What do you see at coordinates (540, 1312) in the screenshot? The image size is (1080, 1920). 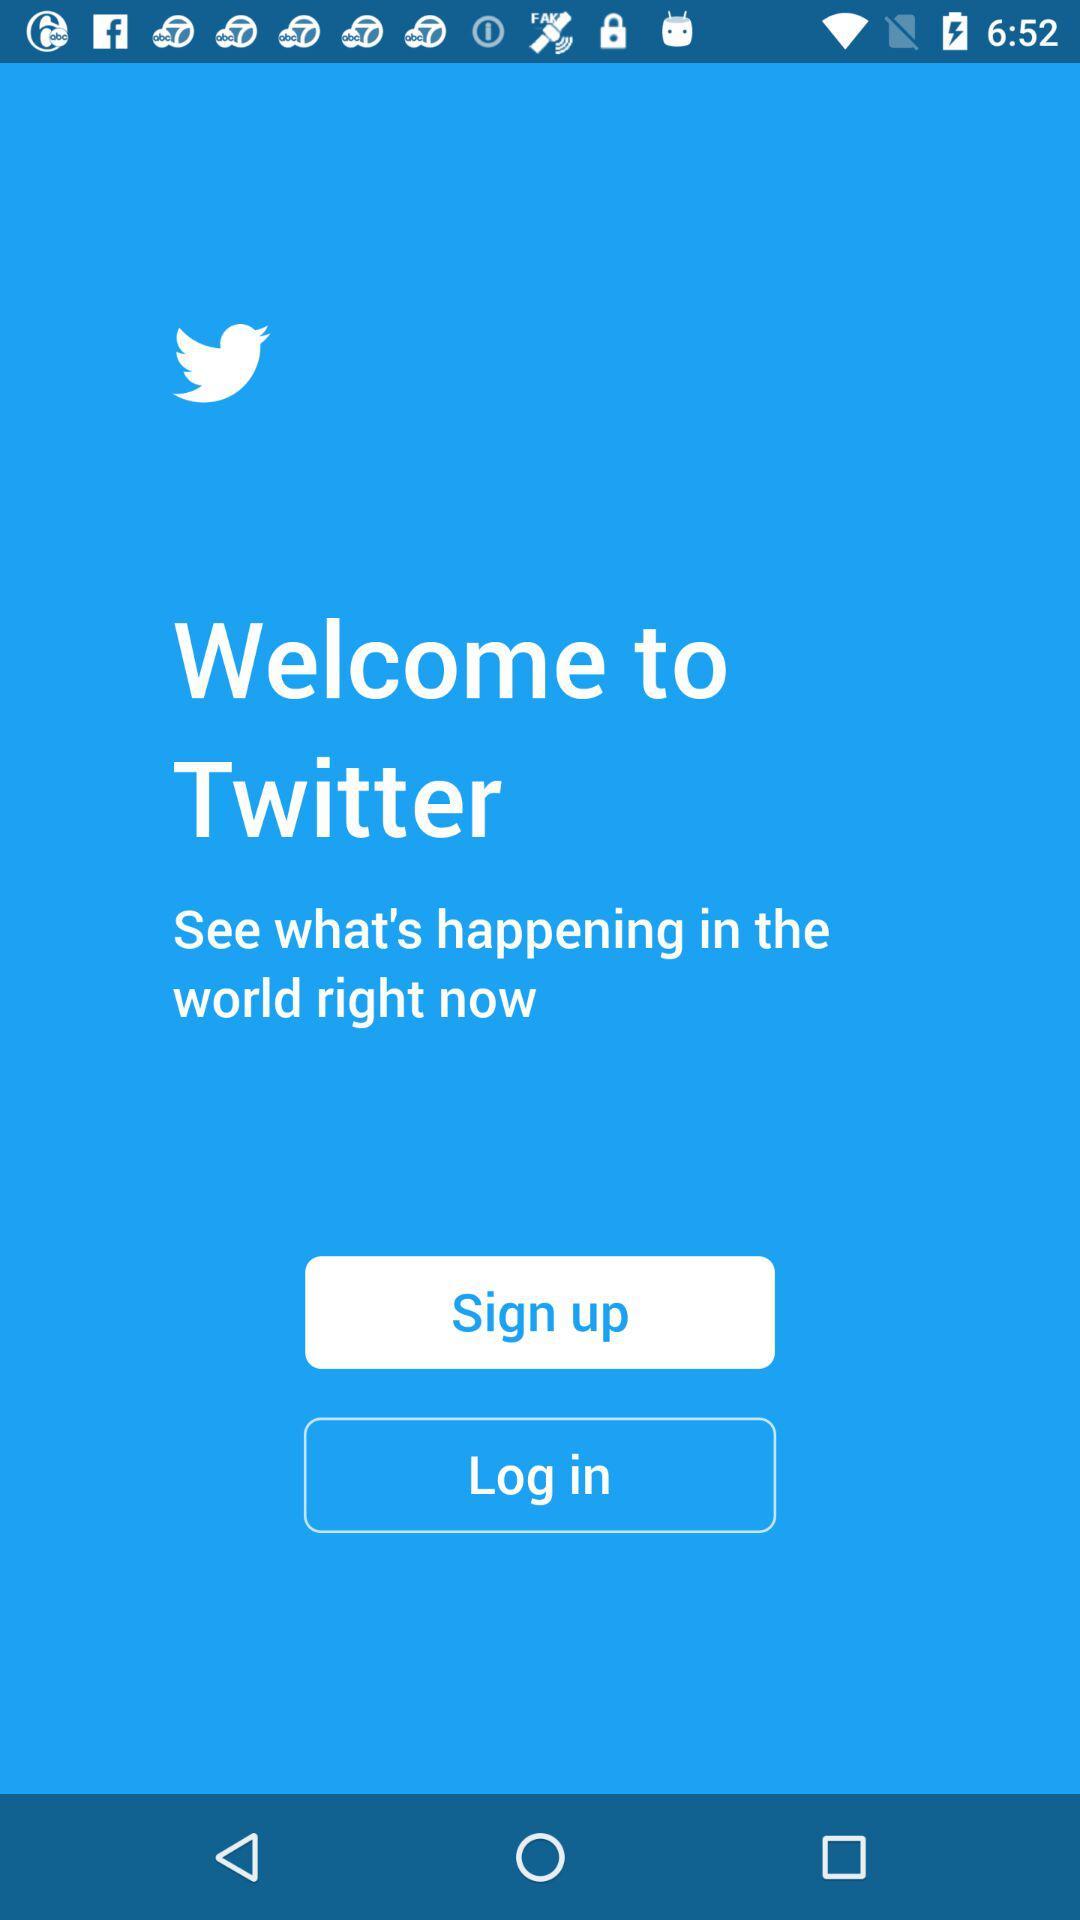 I see `the item below see what s` at bounding box center [540, 1312].